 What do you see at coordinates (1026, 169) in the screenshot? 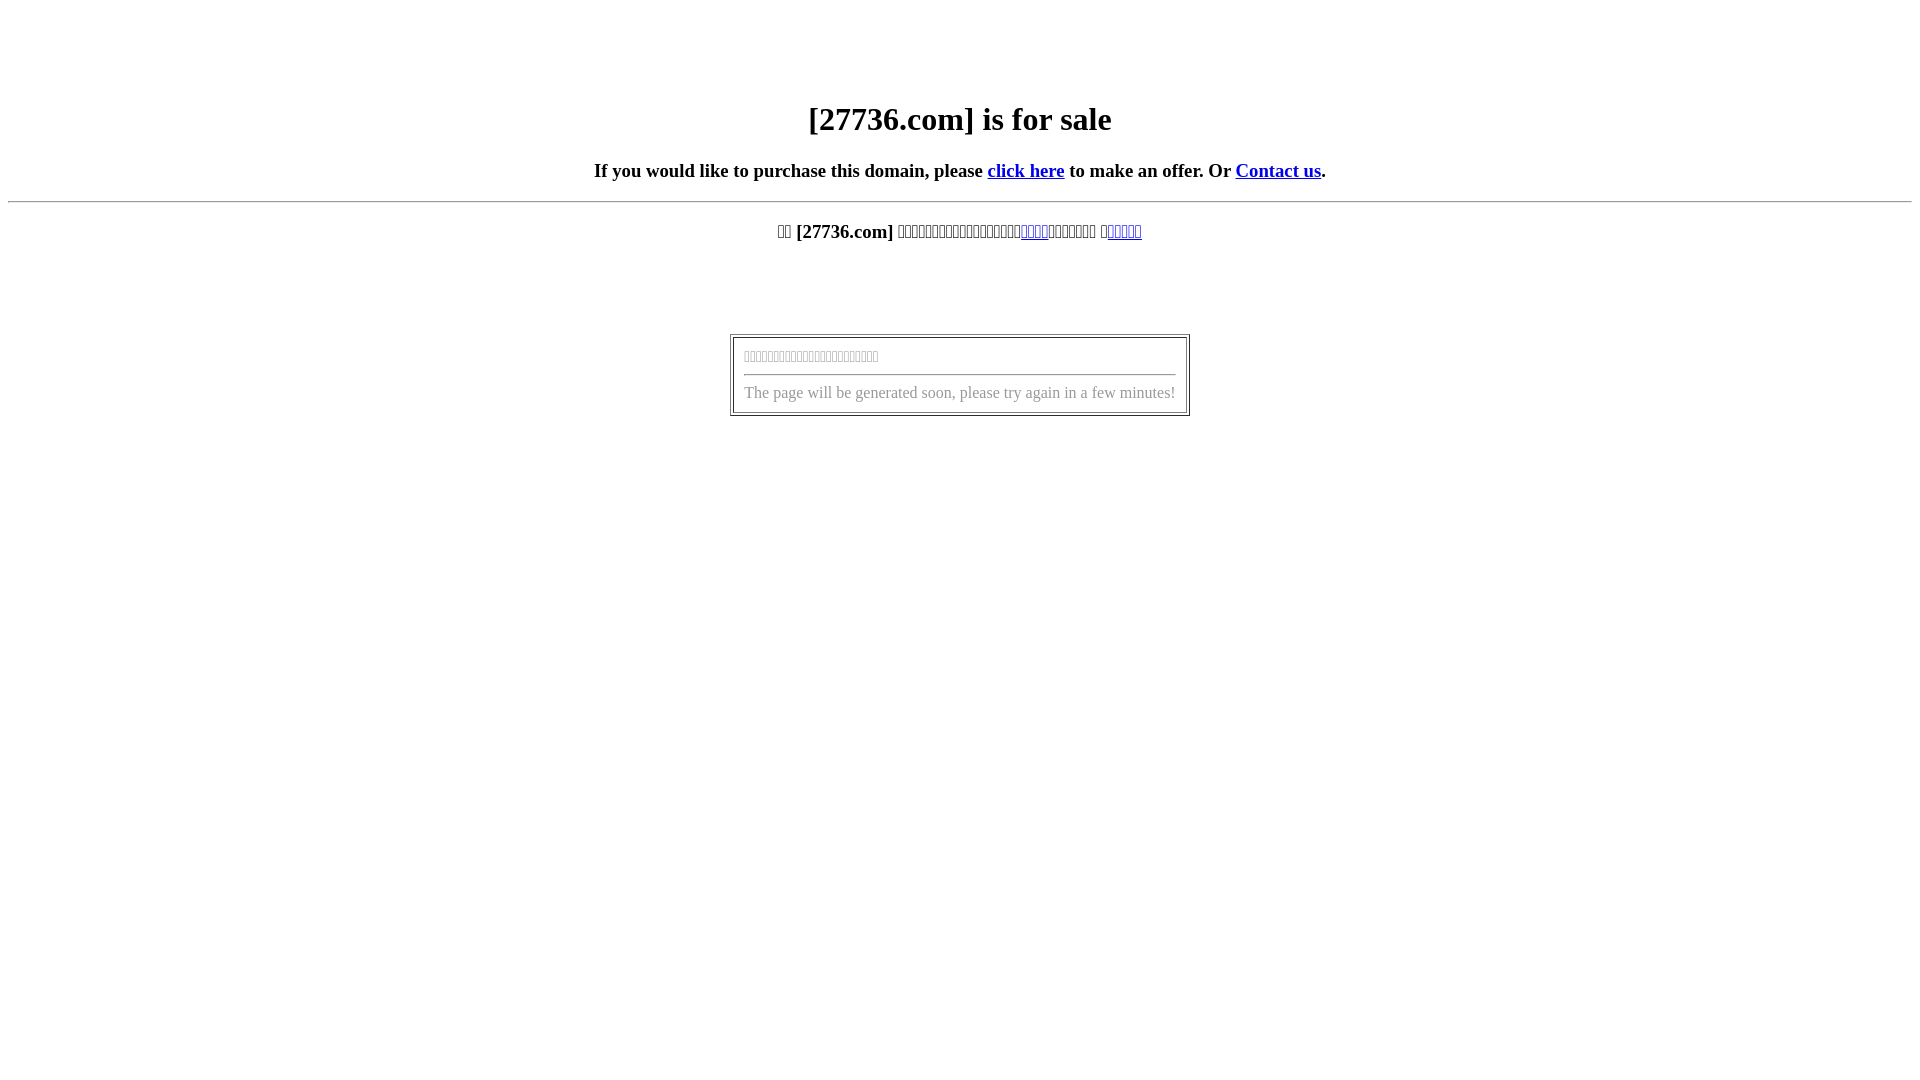
I see `'click here'` at bounding box center [1026, 169].